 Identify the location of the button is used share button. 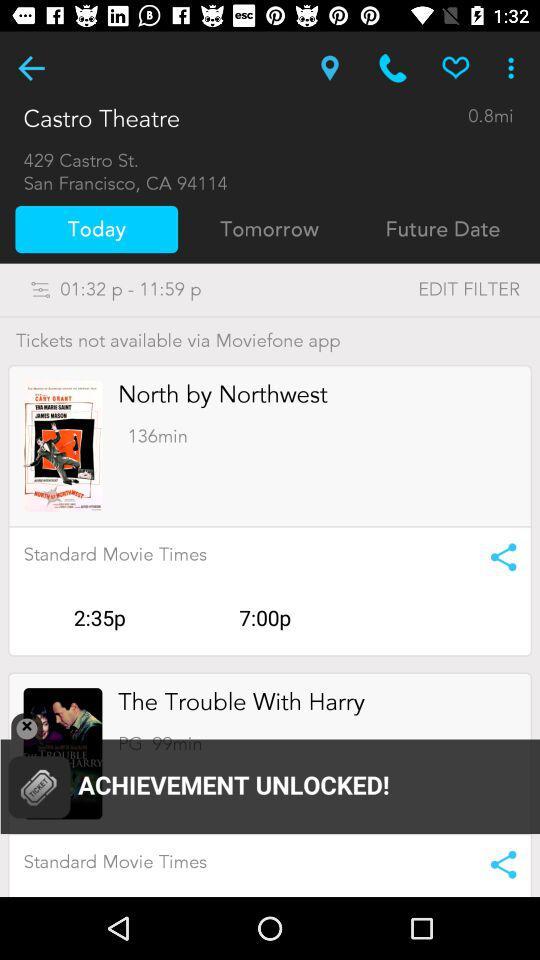
(496, 557).